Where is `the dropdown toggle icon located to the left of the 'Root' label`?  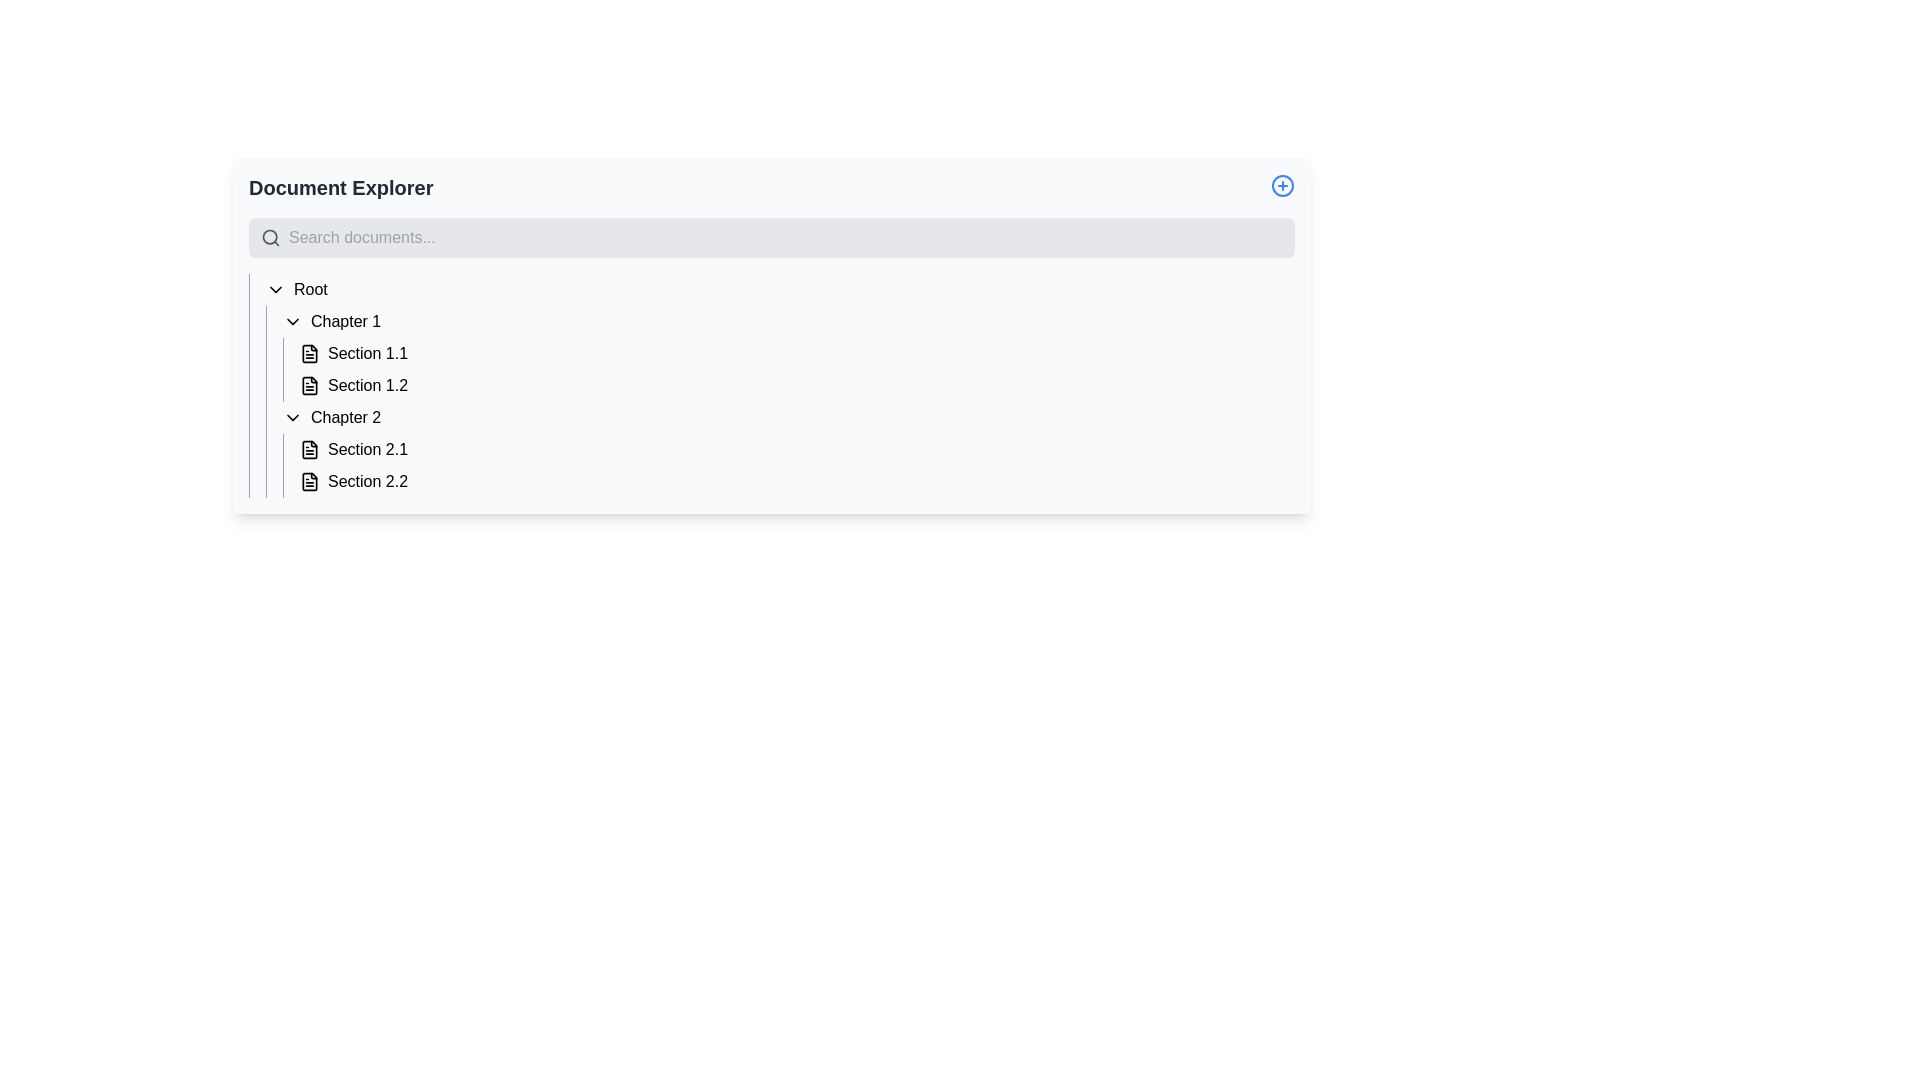 the dropdown toggle icon located to the left of the 'Root' label is located at coordinates (274, 289).